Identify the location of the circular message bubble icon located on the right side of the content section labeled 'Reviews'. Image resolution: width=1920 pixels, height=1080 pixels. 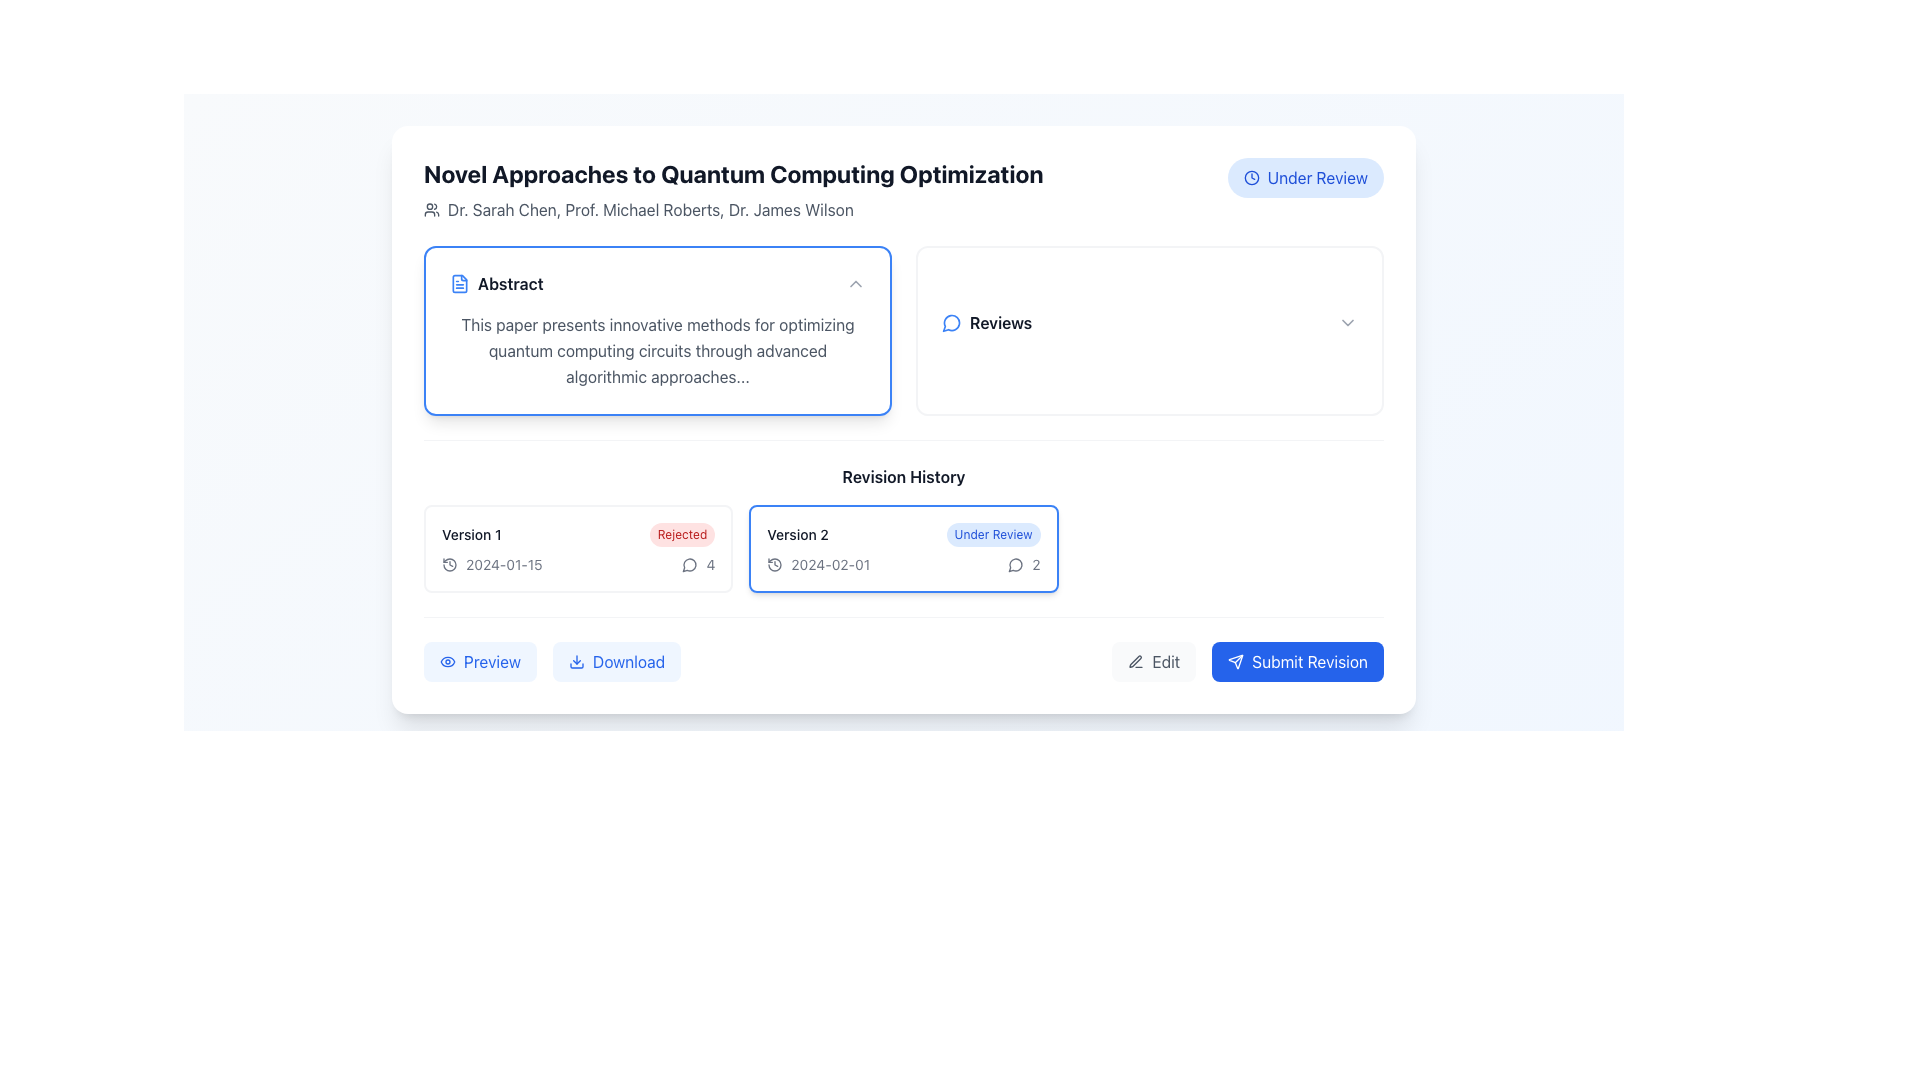
(690, 565).